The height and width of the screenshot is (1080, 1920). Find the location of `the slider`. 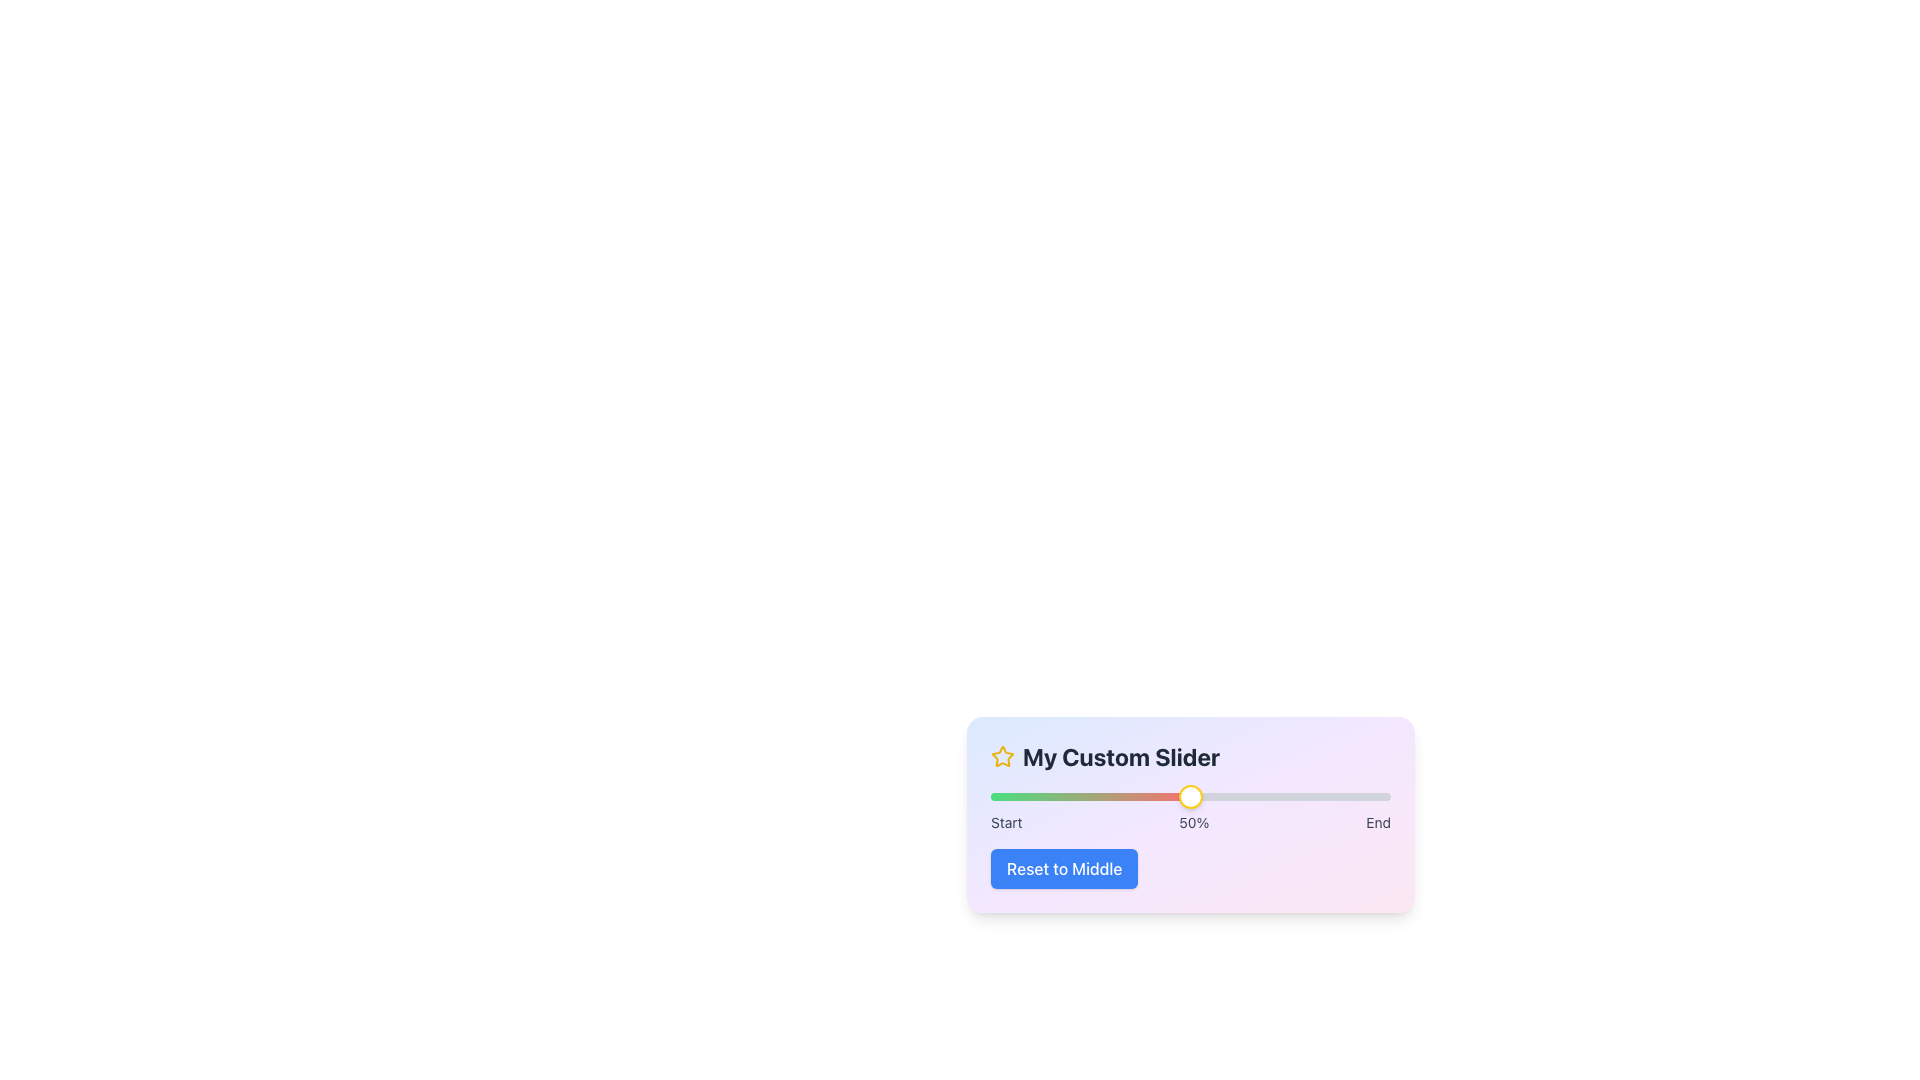

the slider is located at coordinates (1152, 796).